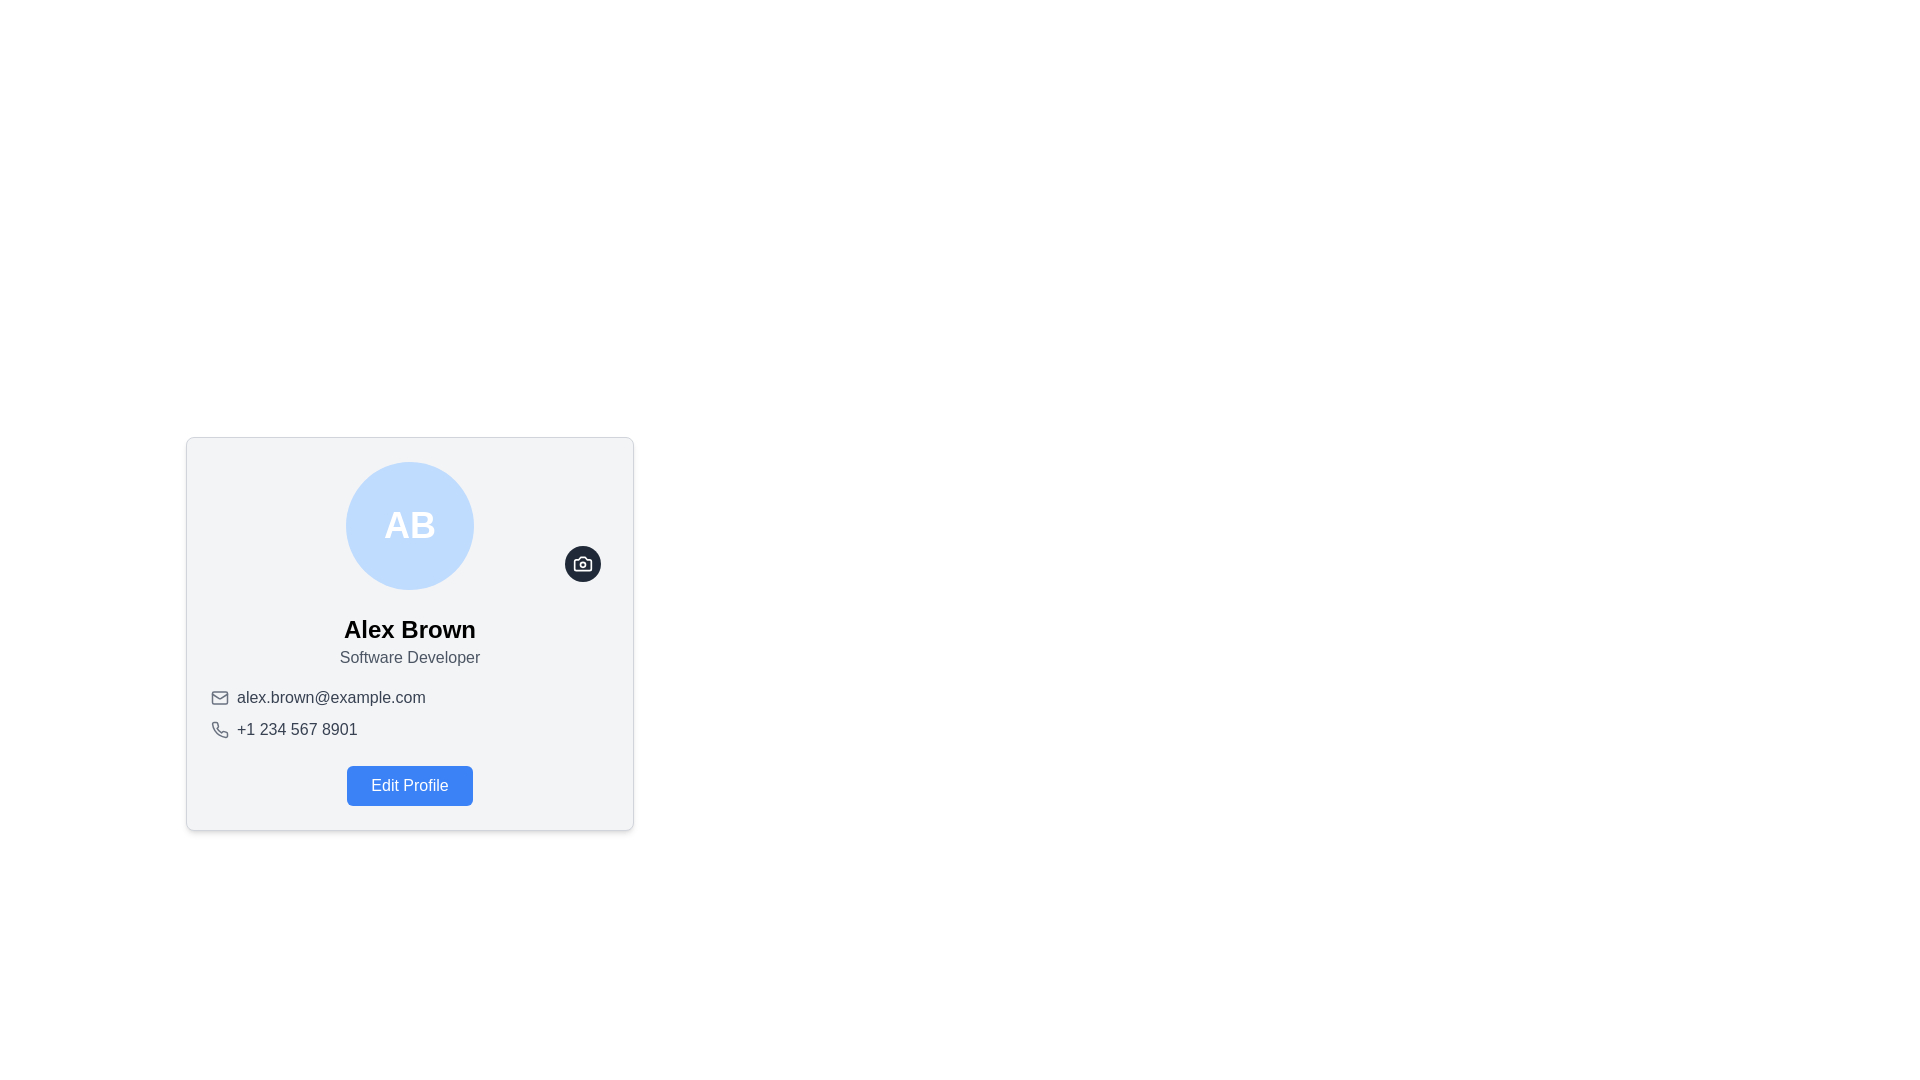 Image resolution: width=1920 pixels, height=1080 pixels. I want to click on the phone icon displayed next to the phone number '+1 234 567 8901' in the user profile card, so click(220, 729).